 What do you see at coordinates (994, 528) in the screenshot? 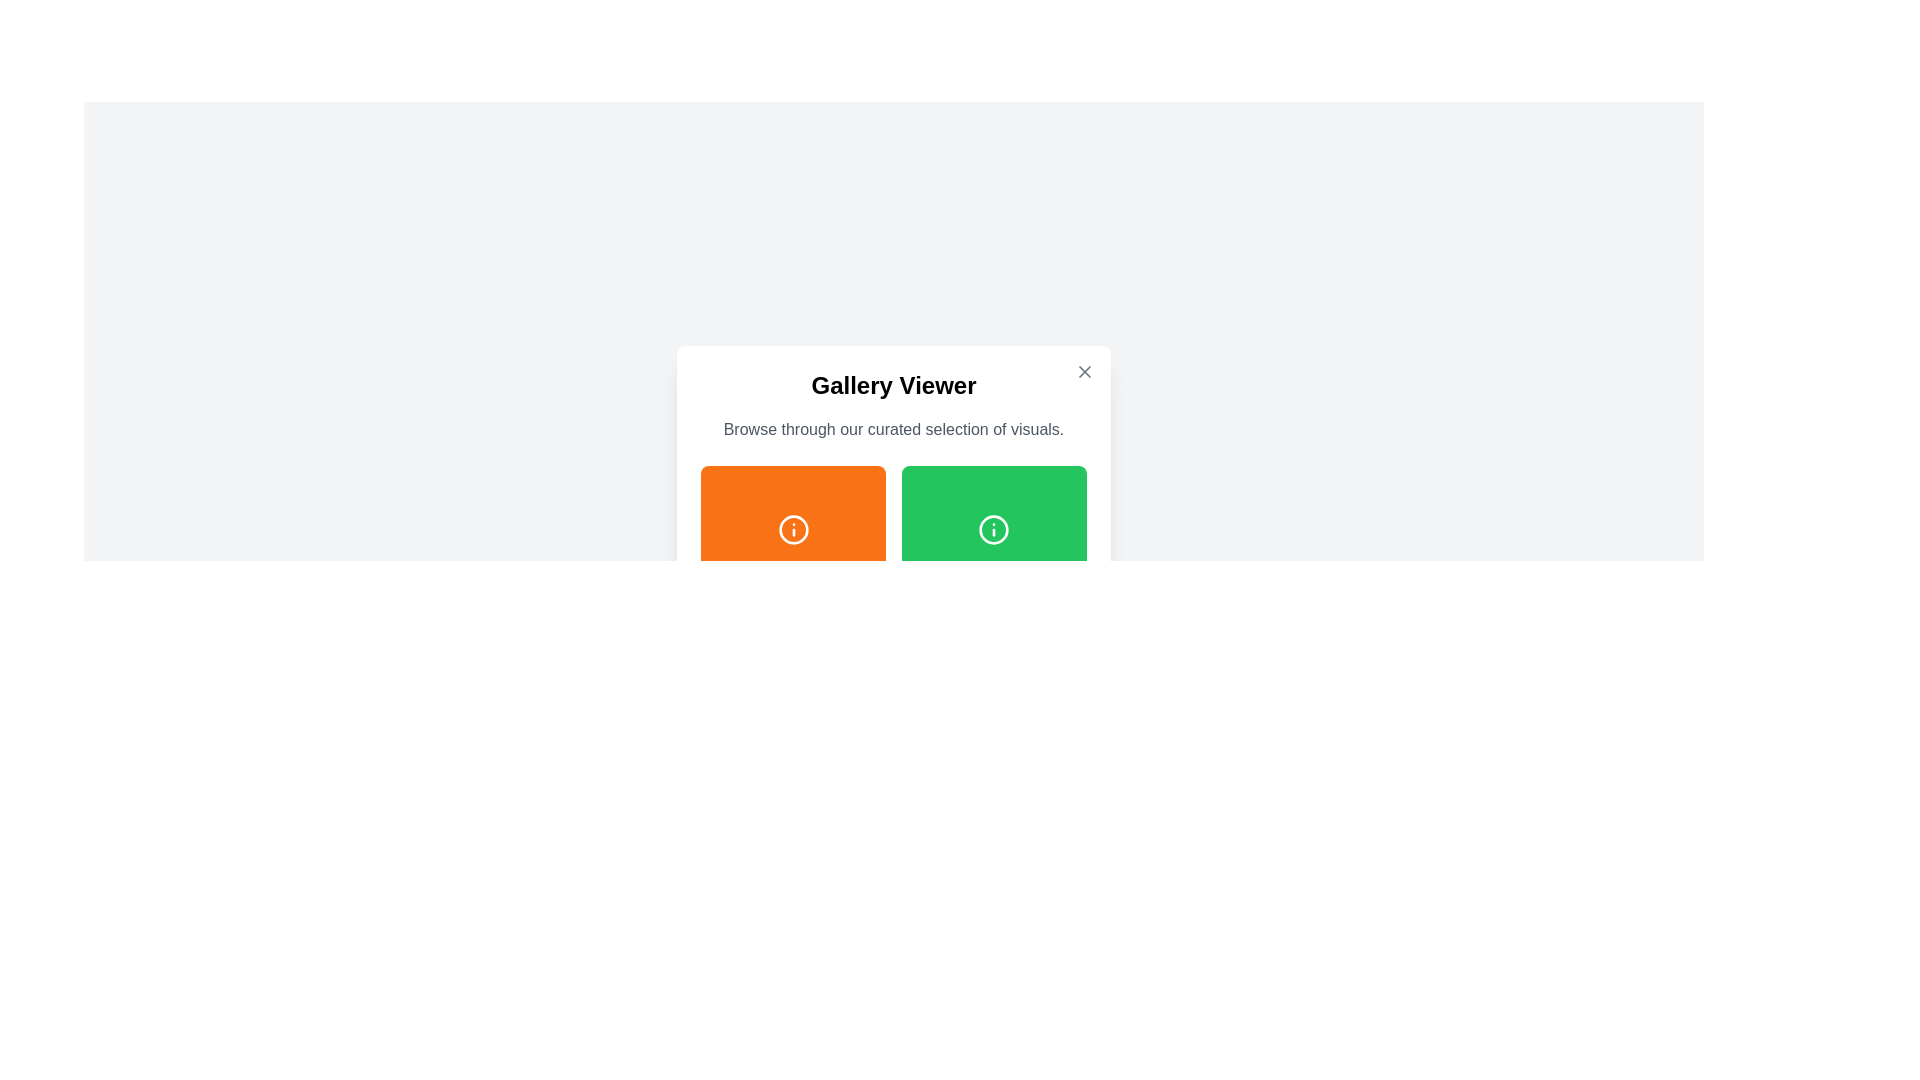
I see `the green rectangular button that contains the SVG circle, located to the right side of the two-button layout below the 'Gallery Viewer' header` at bounding box center [994, 528].